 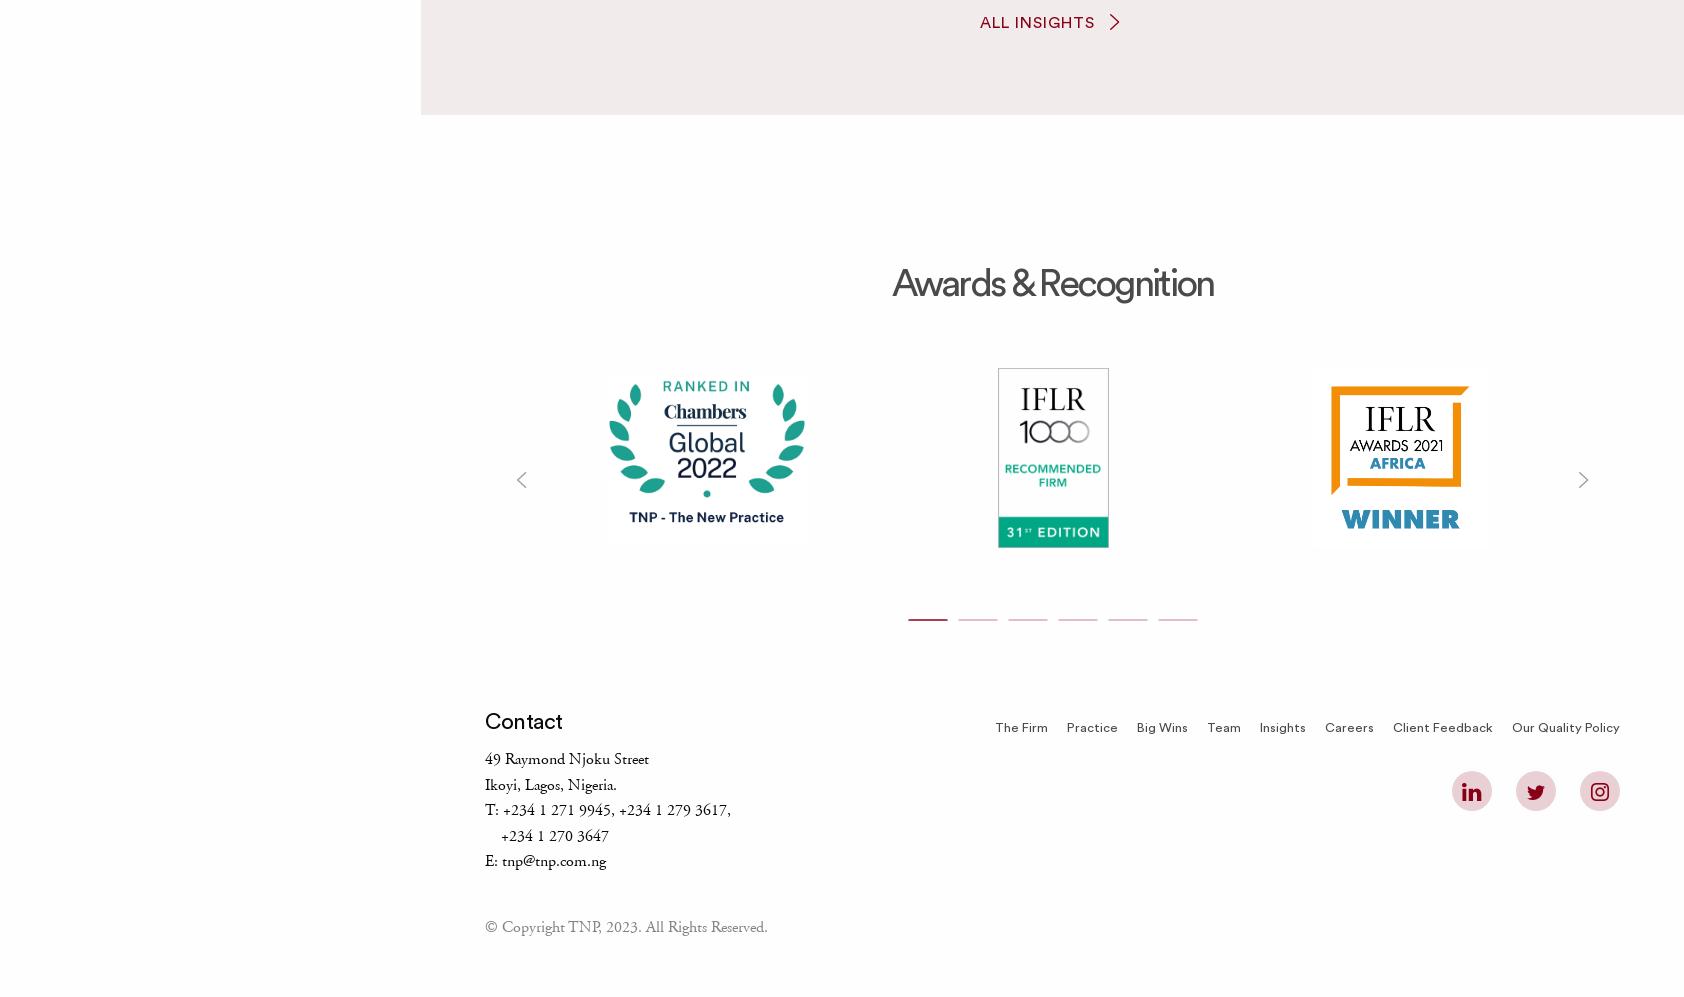 What do you see at coordinates (1091, 728) in the screenshot?
I see `'Practice'` at bounding box center [1091, 728].